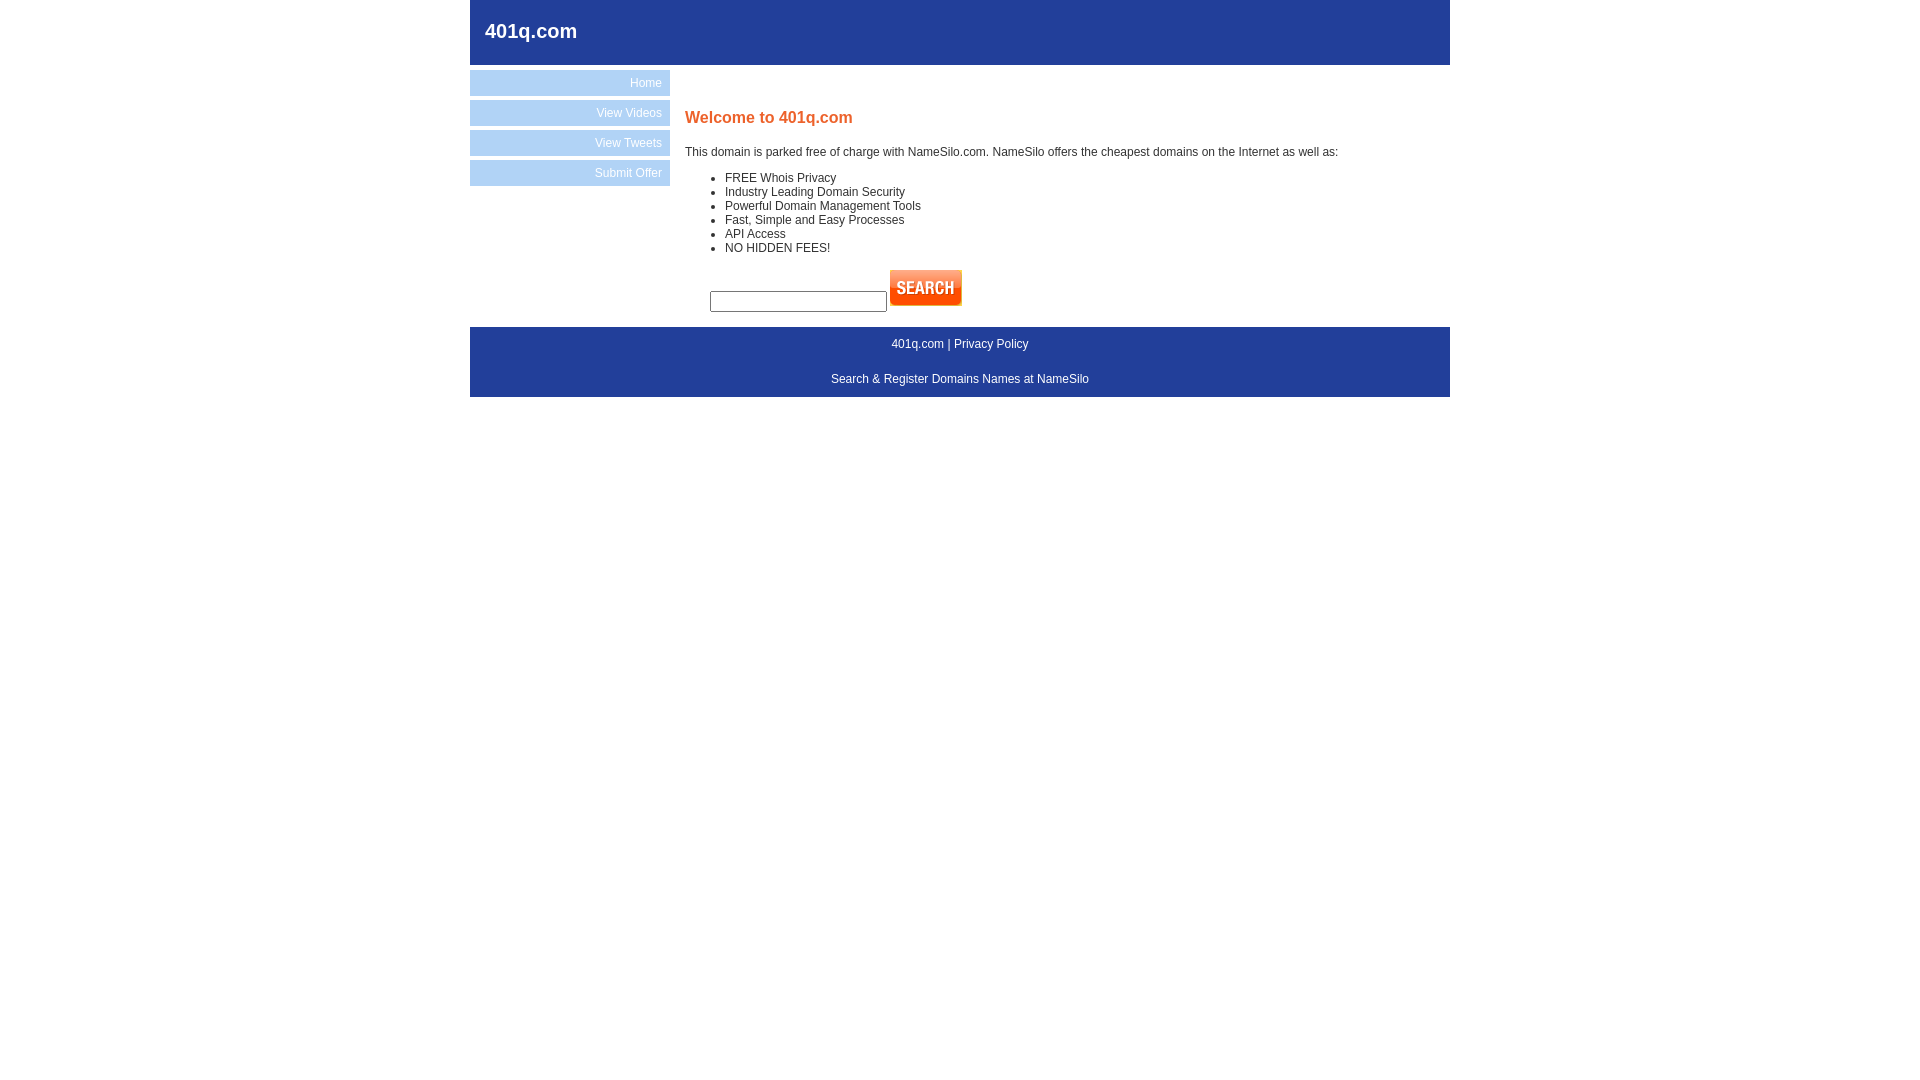 The image size is (1920, 1080). What do you see at coordinates (569, 112) in the screenshot?
I see `'View Videos'` at bounding box center [569, 112].